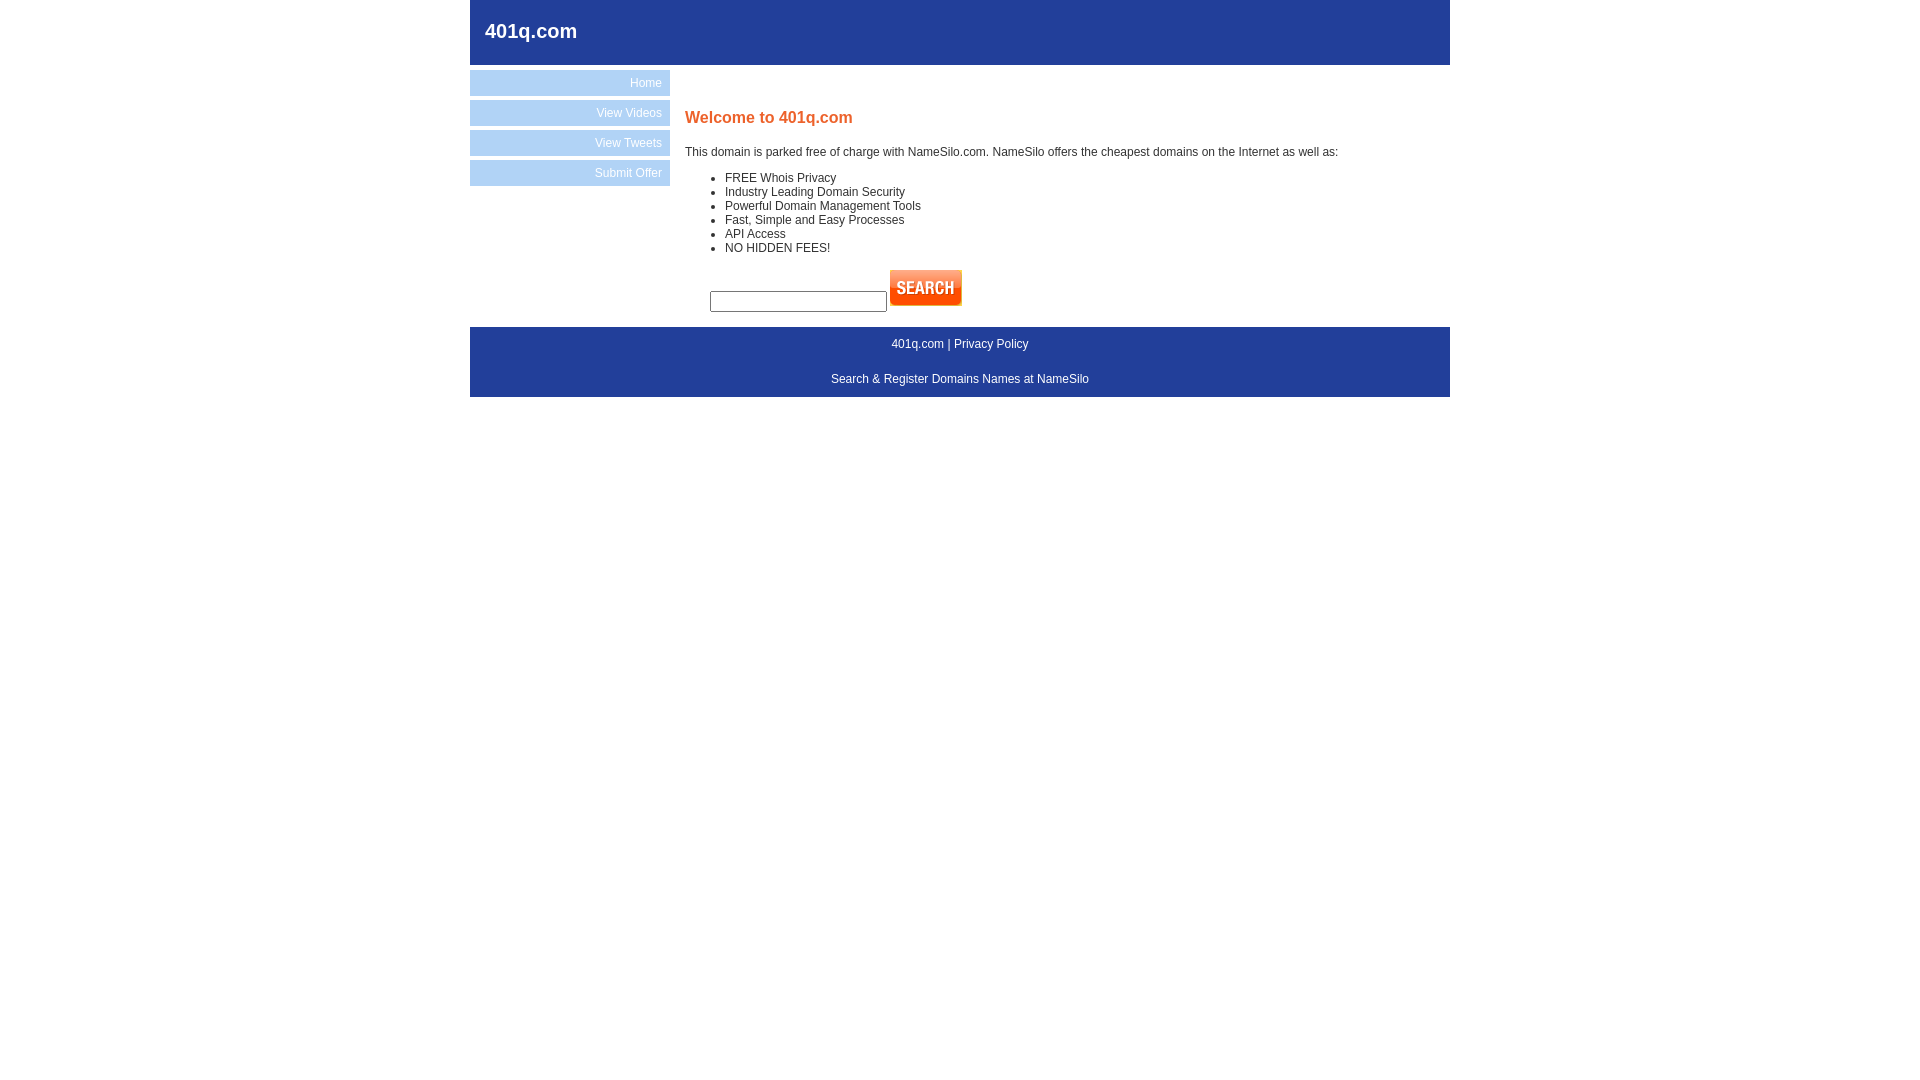 The image size is (1920, 1080). What do you see at coordinates (569, 112) in the screenshot?
I see `'View Videos'` at bounding box center [569, 112].